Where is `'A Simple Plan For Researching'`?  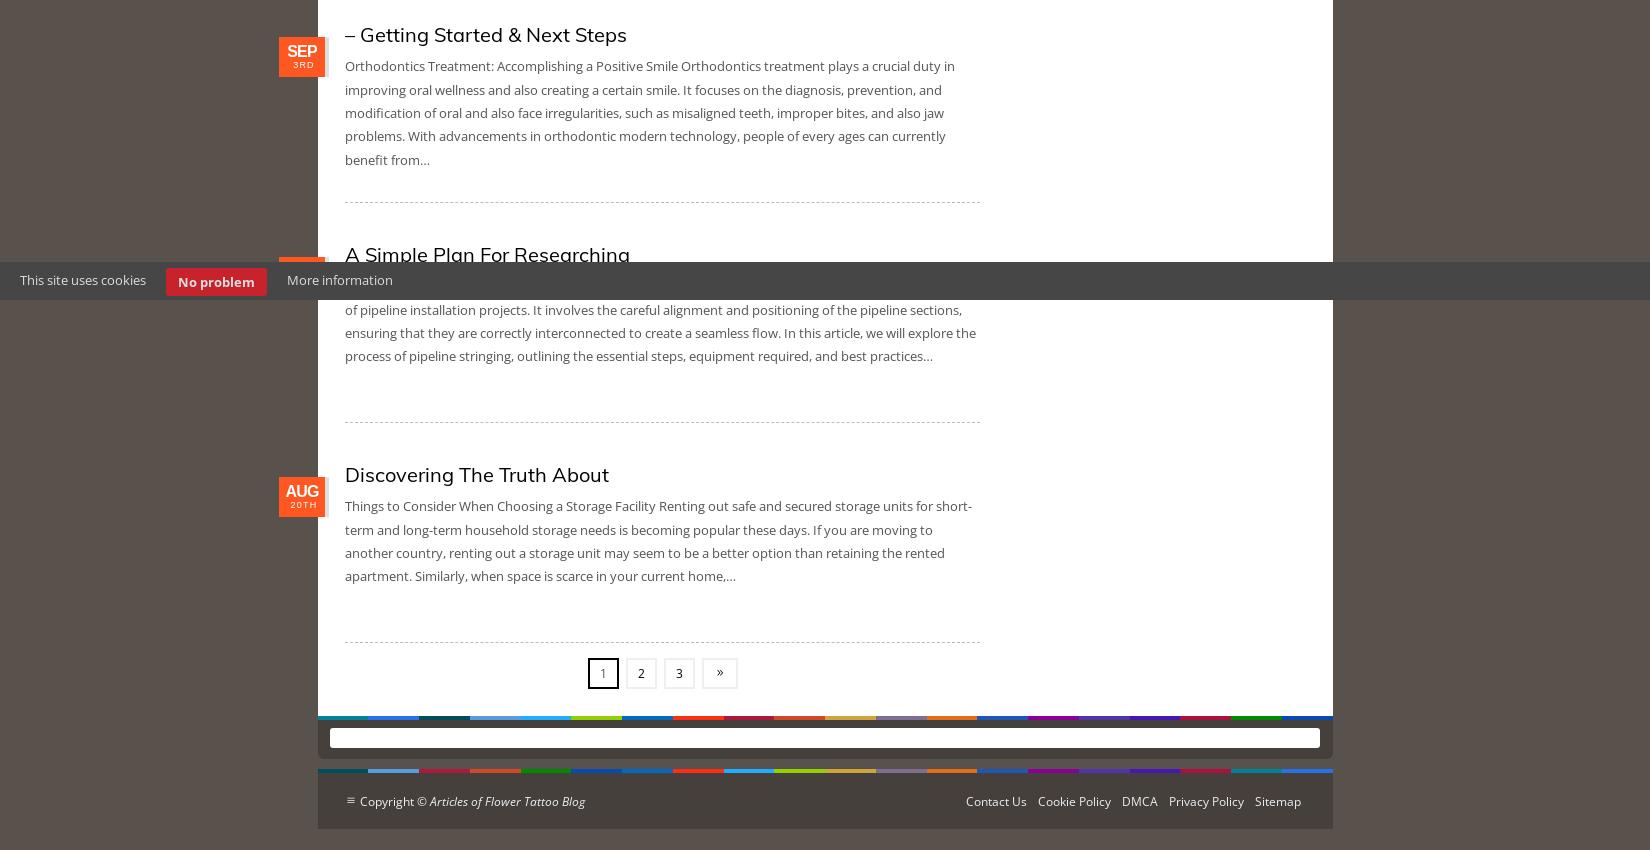 'A Simple Plan For Researching' is located at coordinates (486, 254).